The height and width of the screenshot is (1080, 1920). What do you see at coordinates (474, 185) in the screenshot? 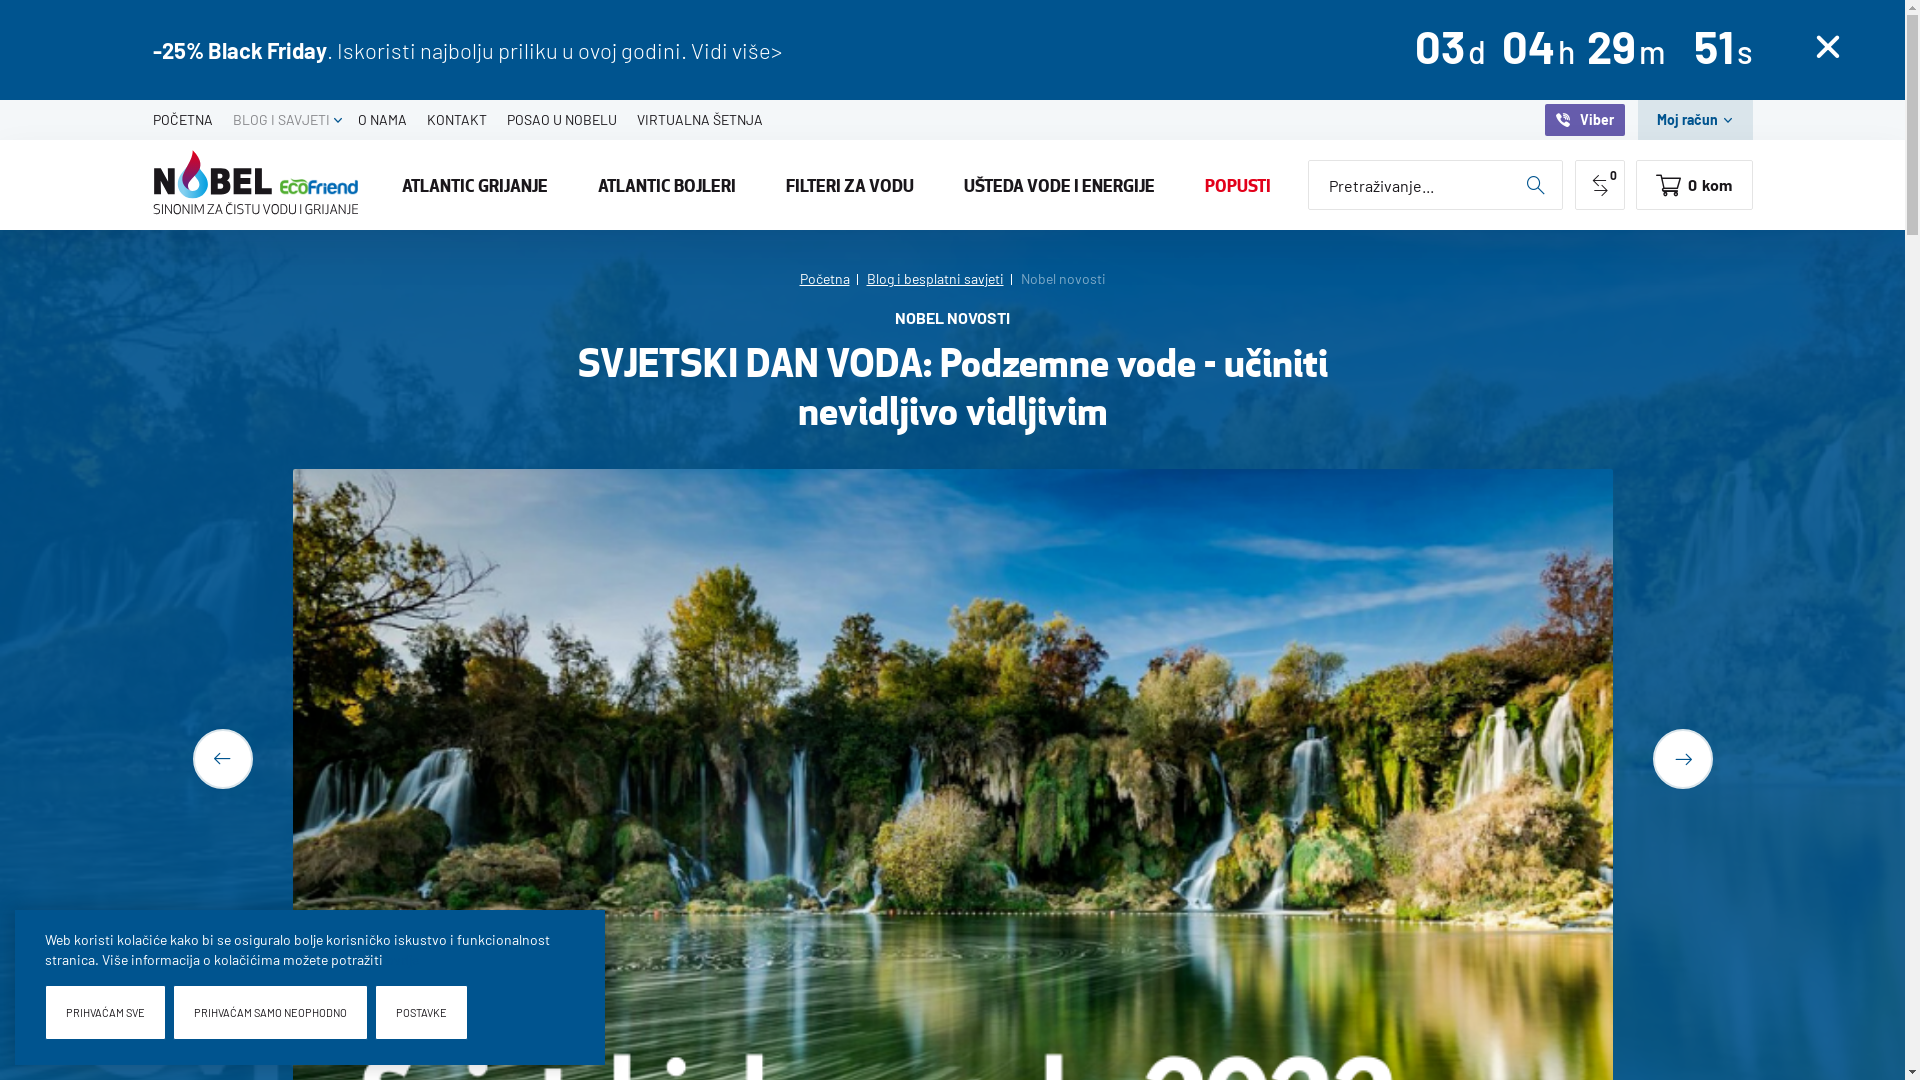
I see `'ATLANTIC GRIJANJE'` at bounding box center [474, 185].